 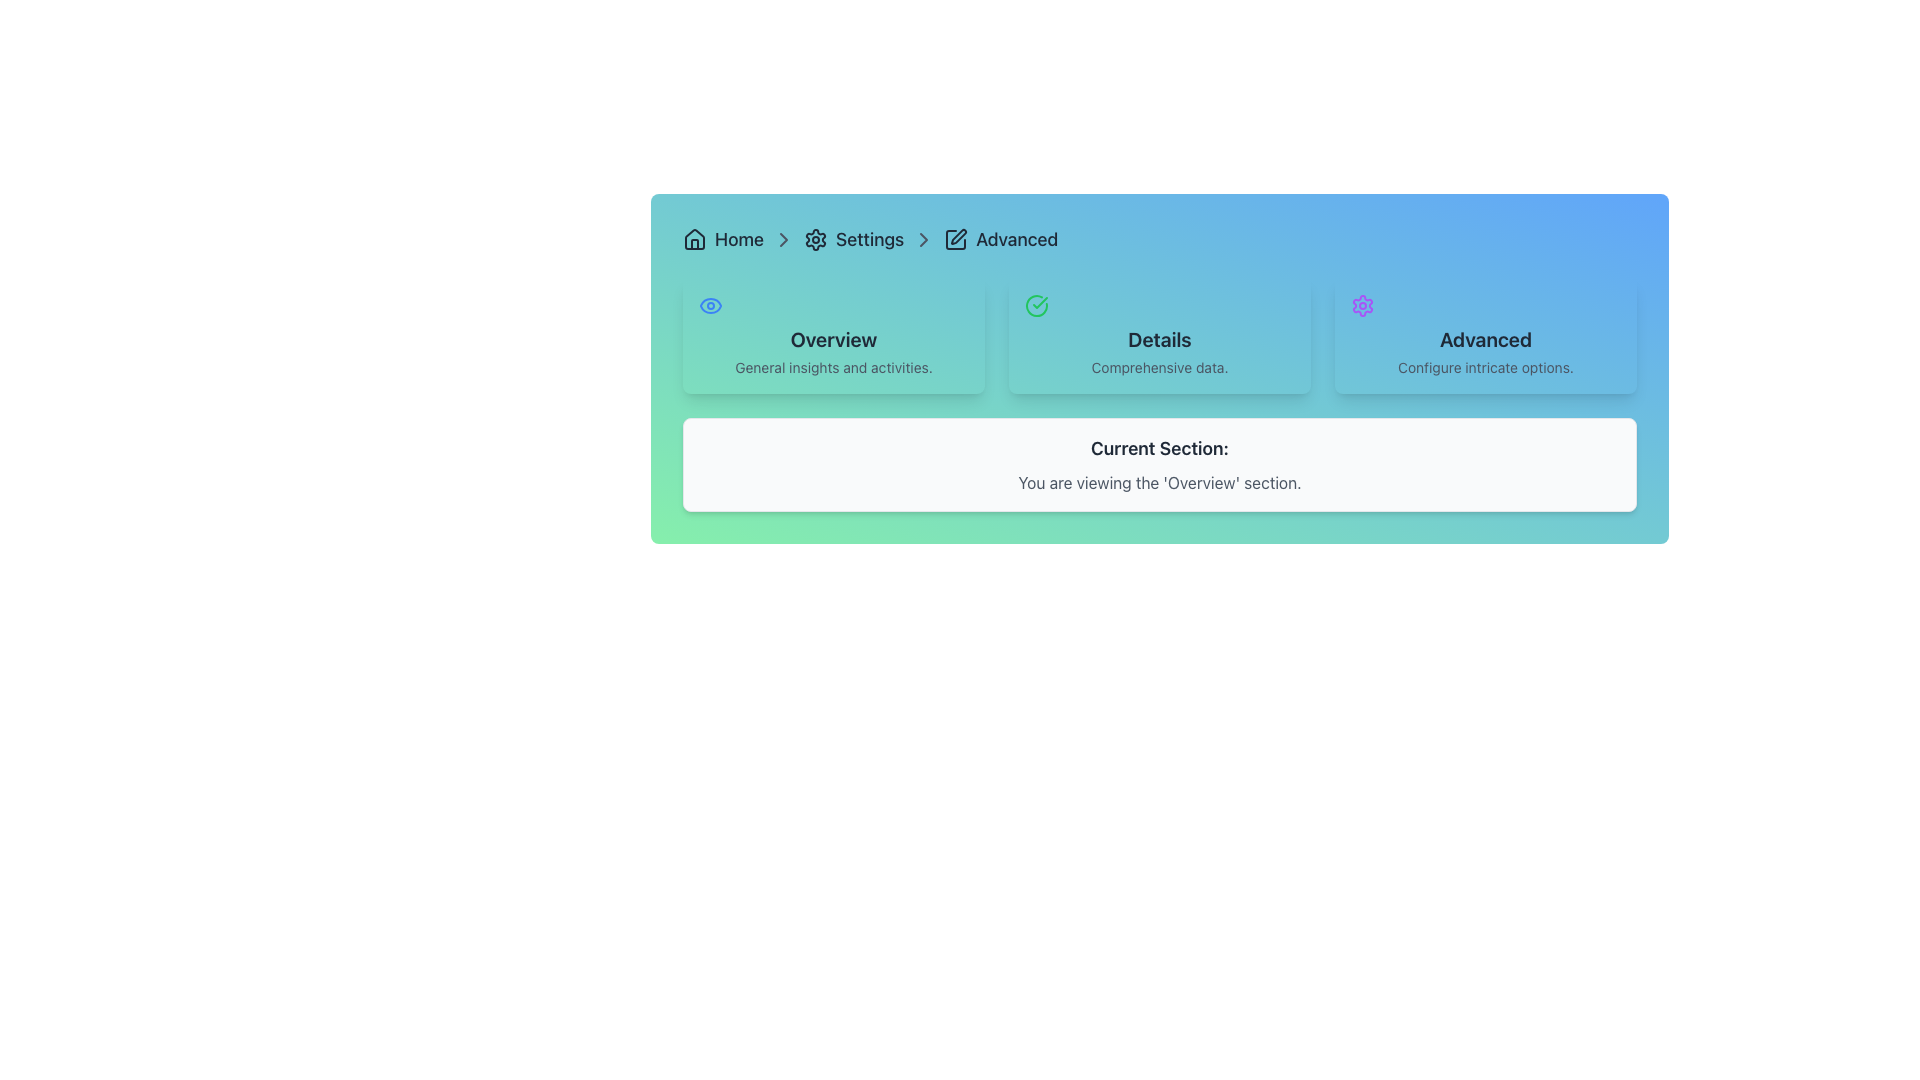 I want to click on the Breadcrumb link in the top left of the navigation bar to return to the homepage, so click(x=722, y=238).